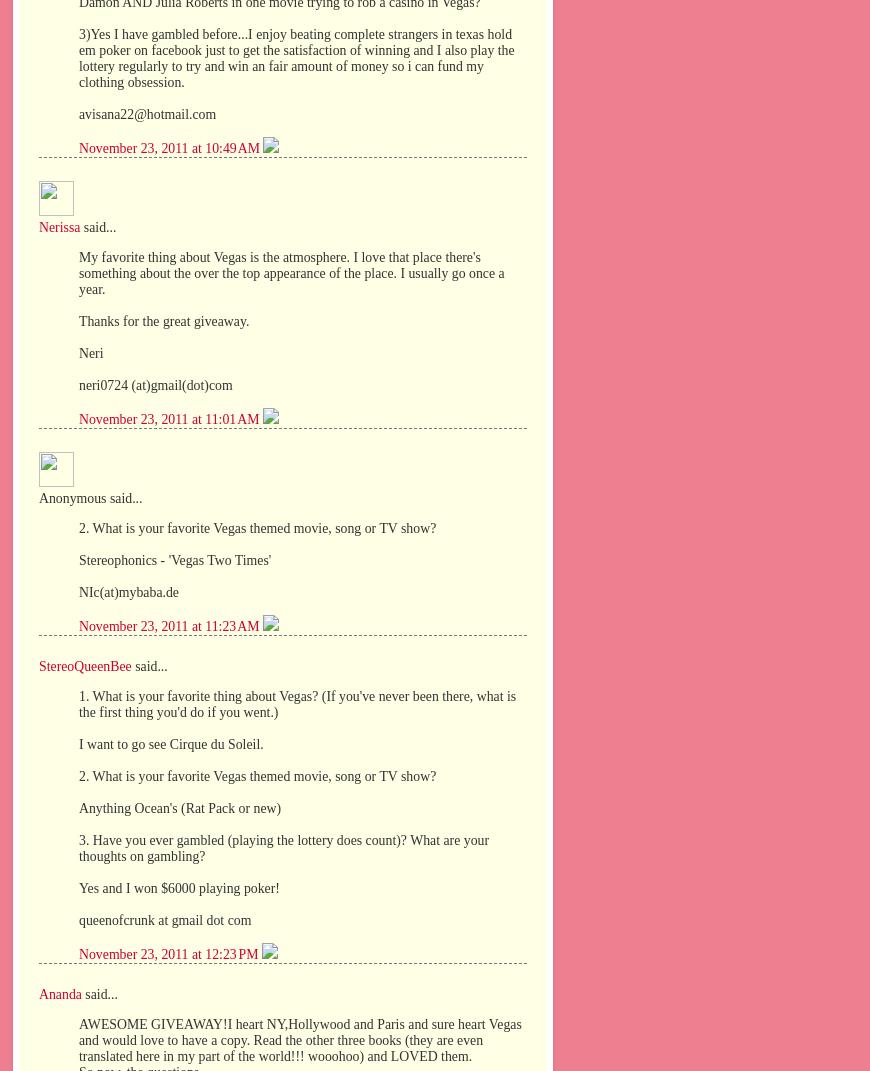 This screenshot has height=1071, width=870. Describe the element at coordinates (164, 919) in the screenshot. I see `'queenofcrunk at gmail dot com'` at that location.